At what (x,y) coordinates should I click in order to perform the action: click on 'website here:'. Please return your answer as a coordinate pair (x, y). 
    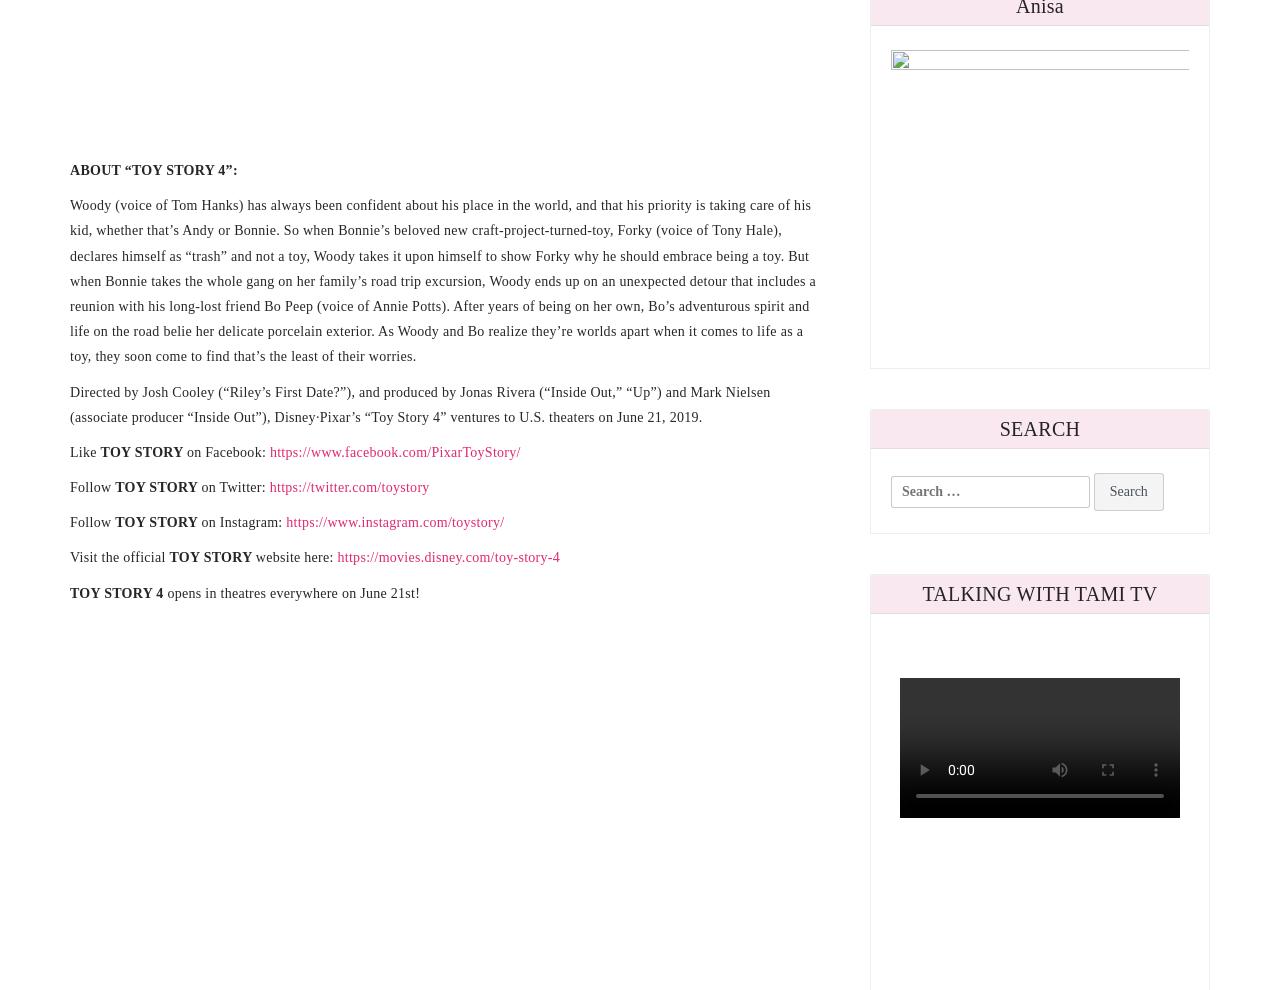
    Looking at the image, I should click on (295, 557).